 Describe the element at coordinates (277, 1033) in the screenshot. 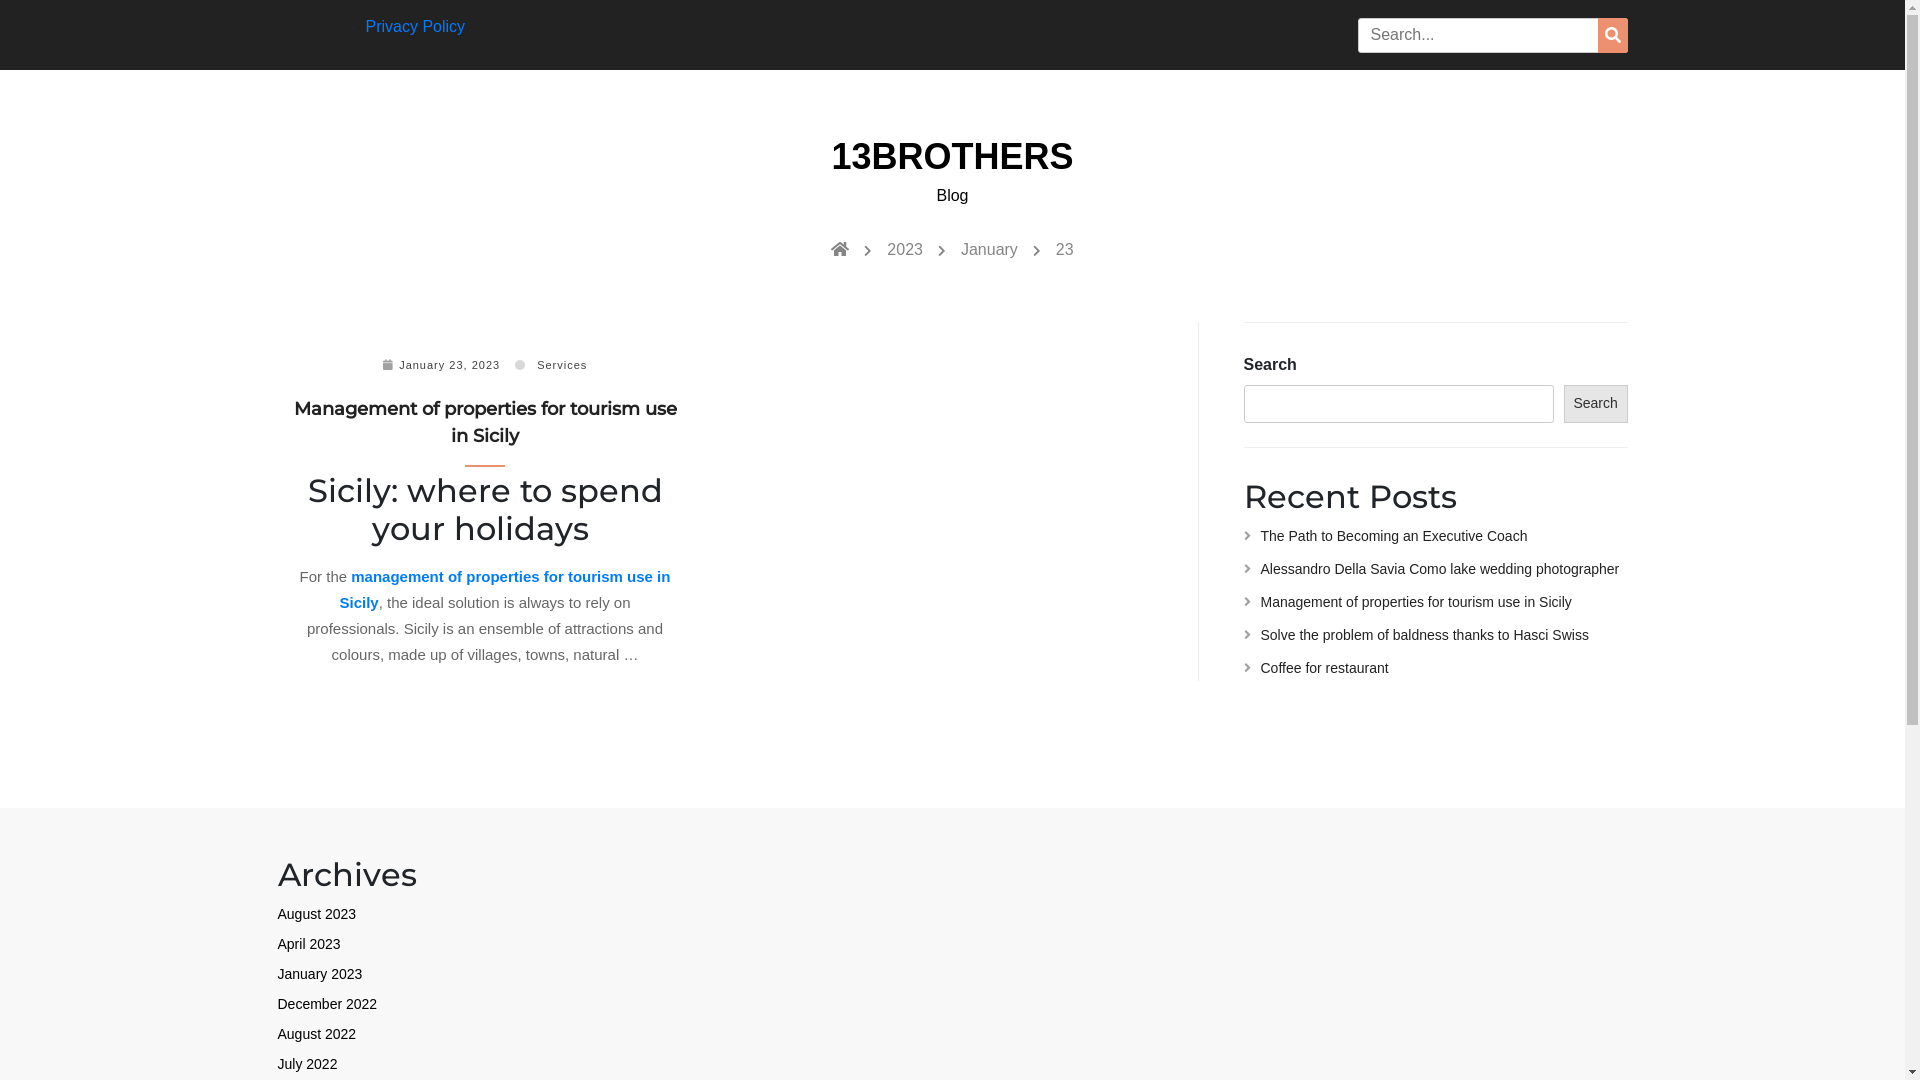

I see `'August 2022'` at that location.